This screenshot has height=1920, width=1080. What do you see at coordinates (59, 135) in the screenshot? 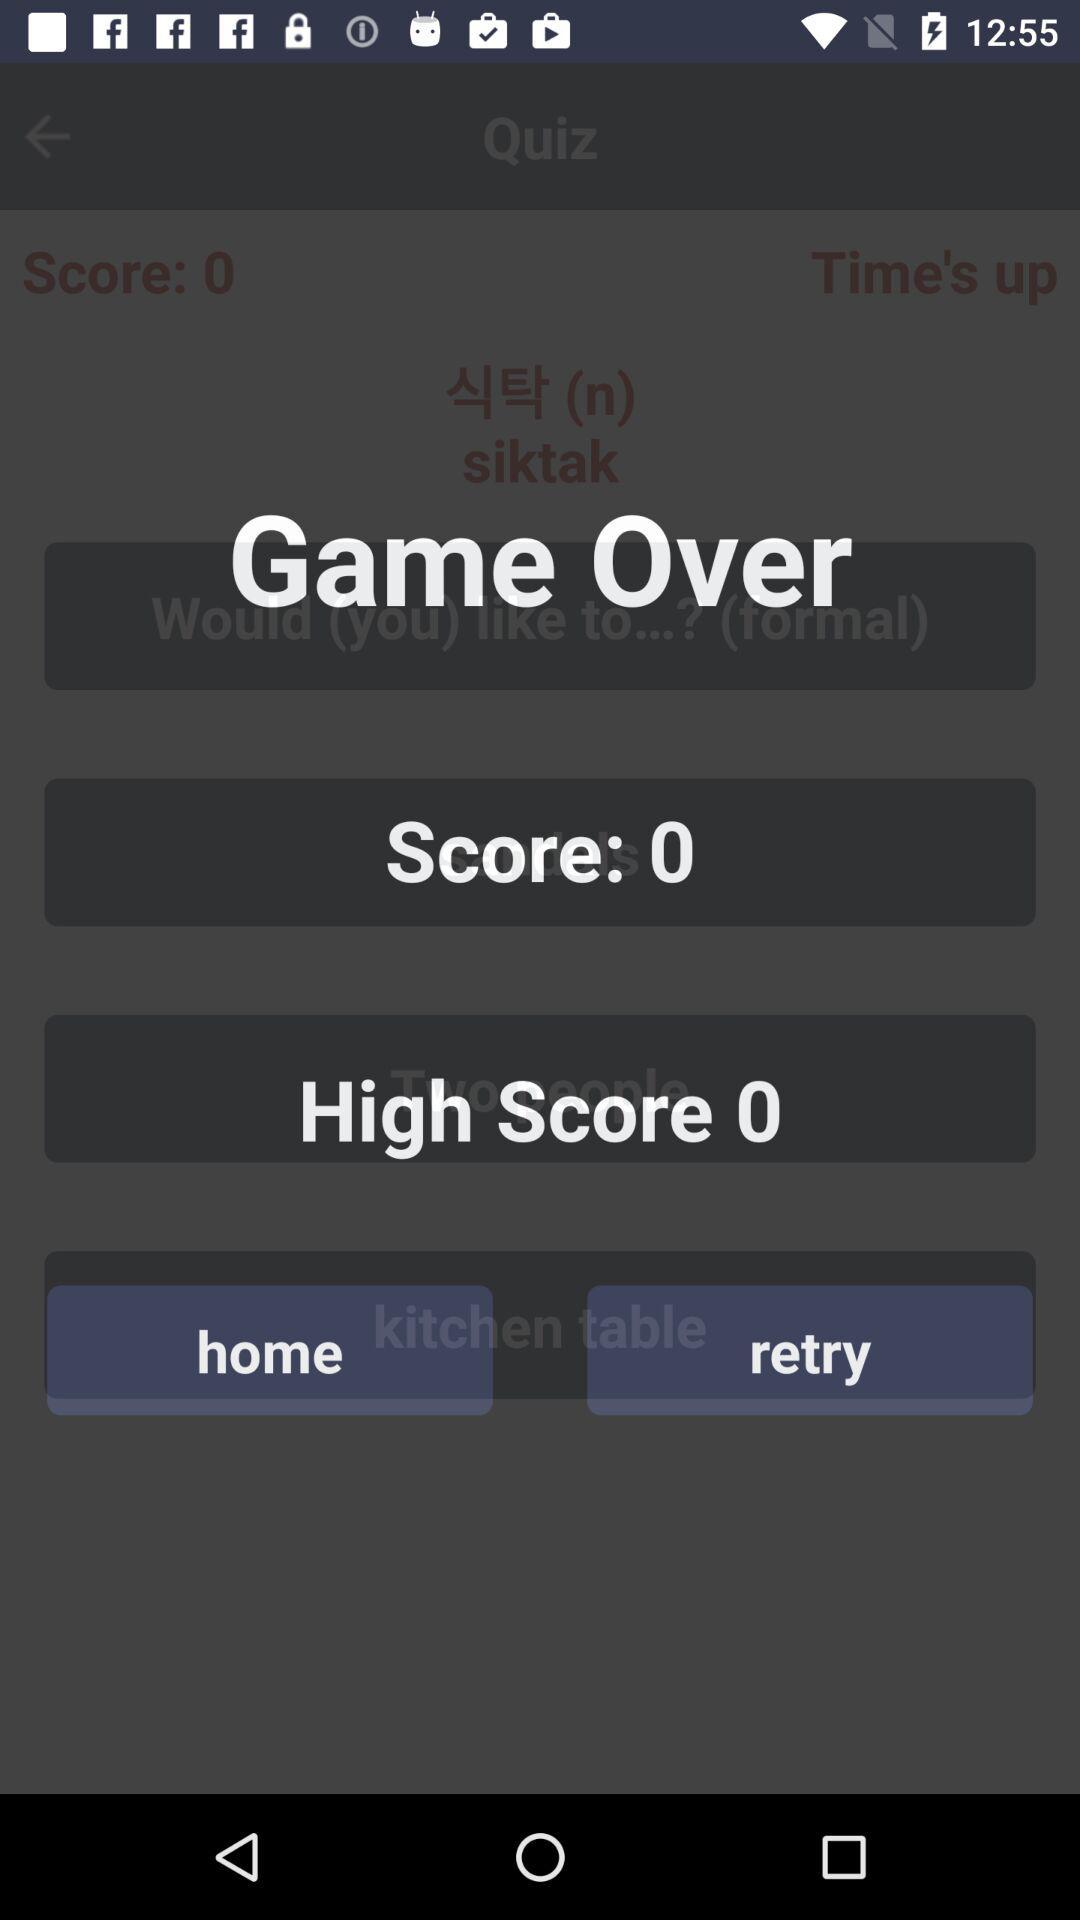
I see `the arrow_backward icon` at bounding box center [59, 135].